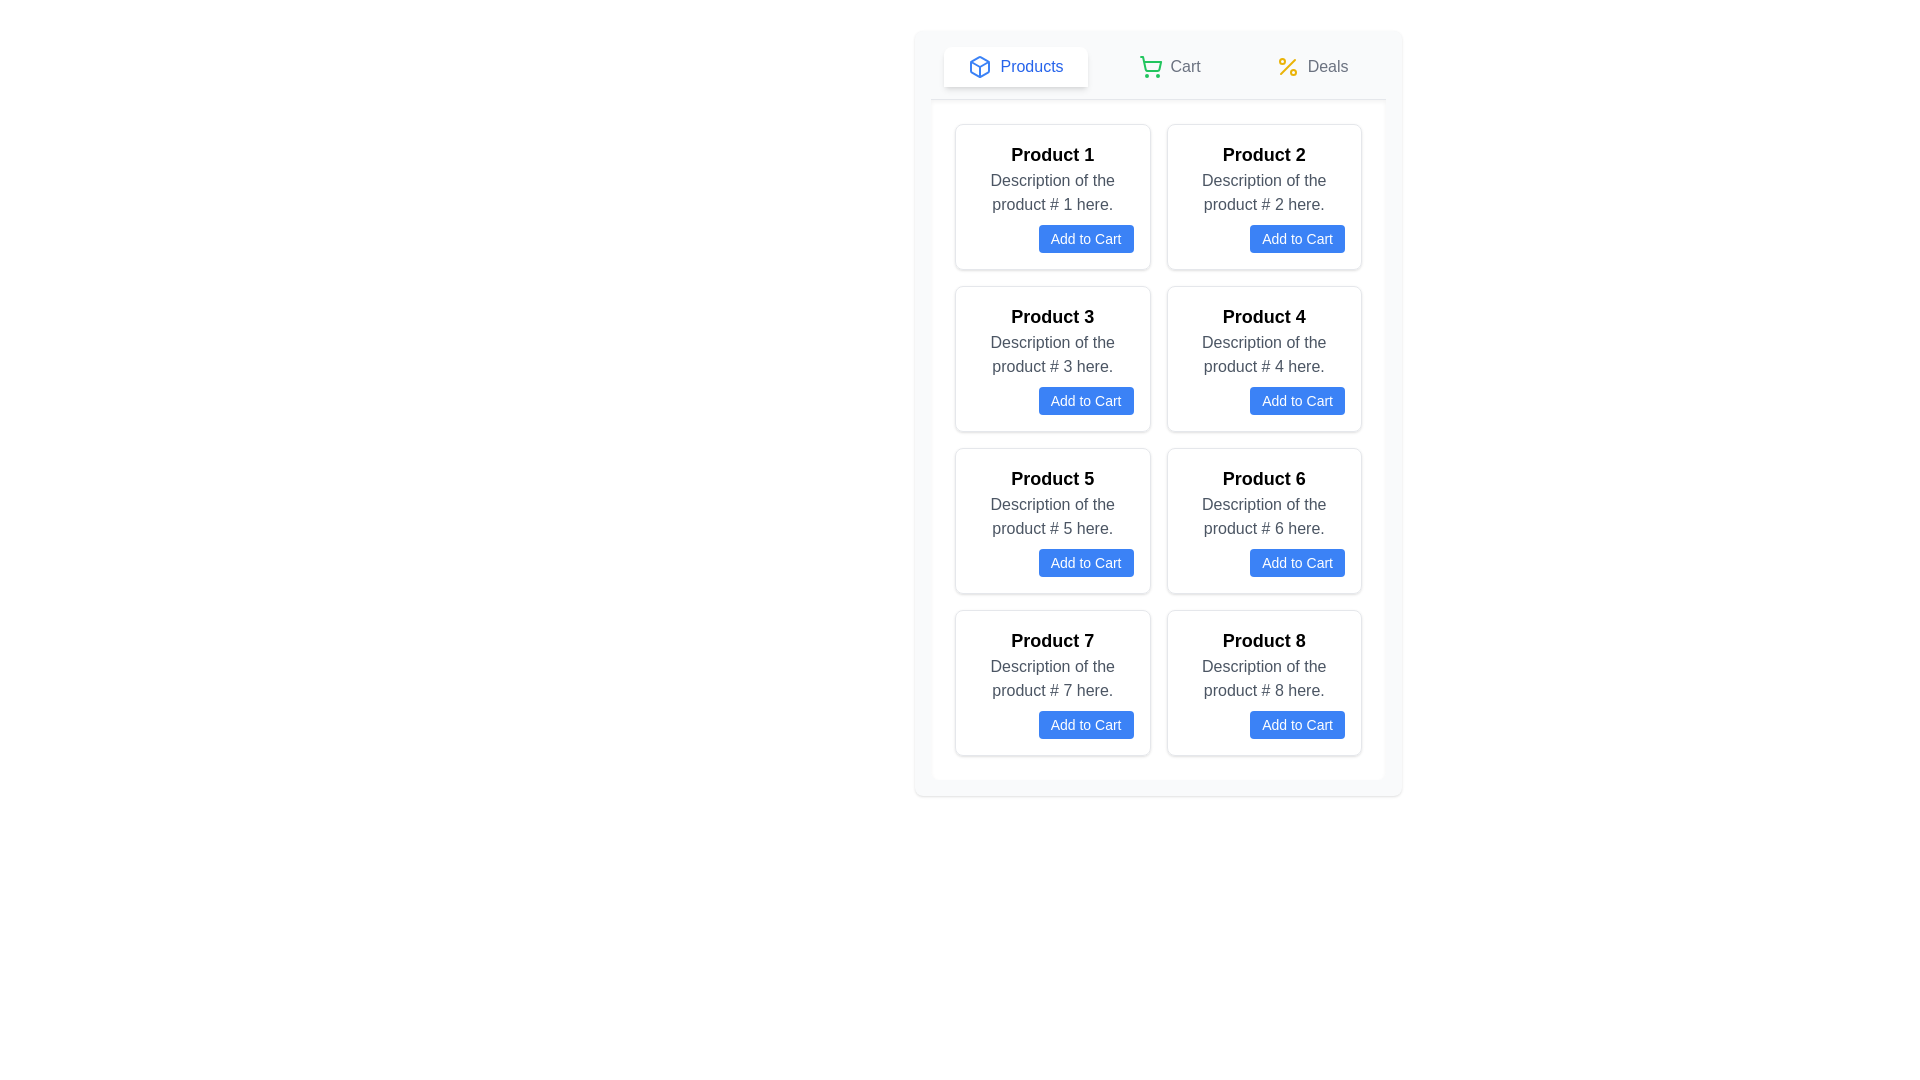  Describe the element at coordinates (1263, 153) in the screenshot. I see `the text label that serves as the header for 'Product 2'` at that location.